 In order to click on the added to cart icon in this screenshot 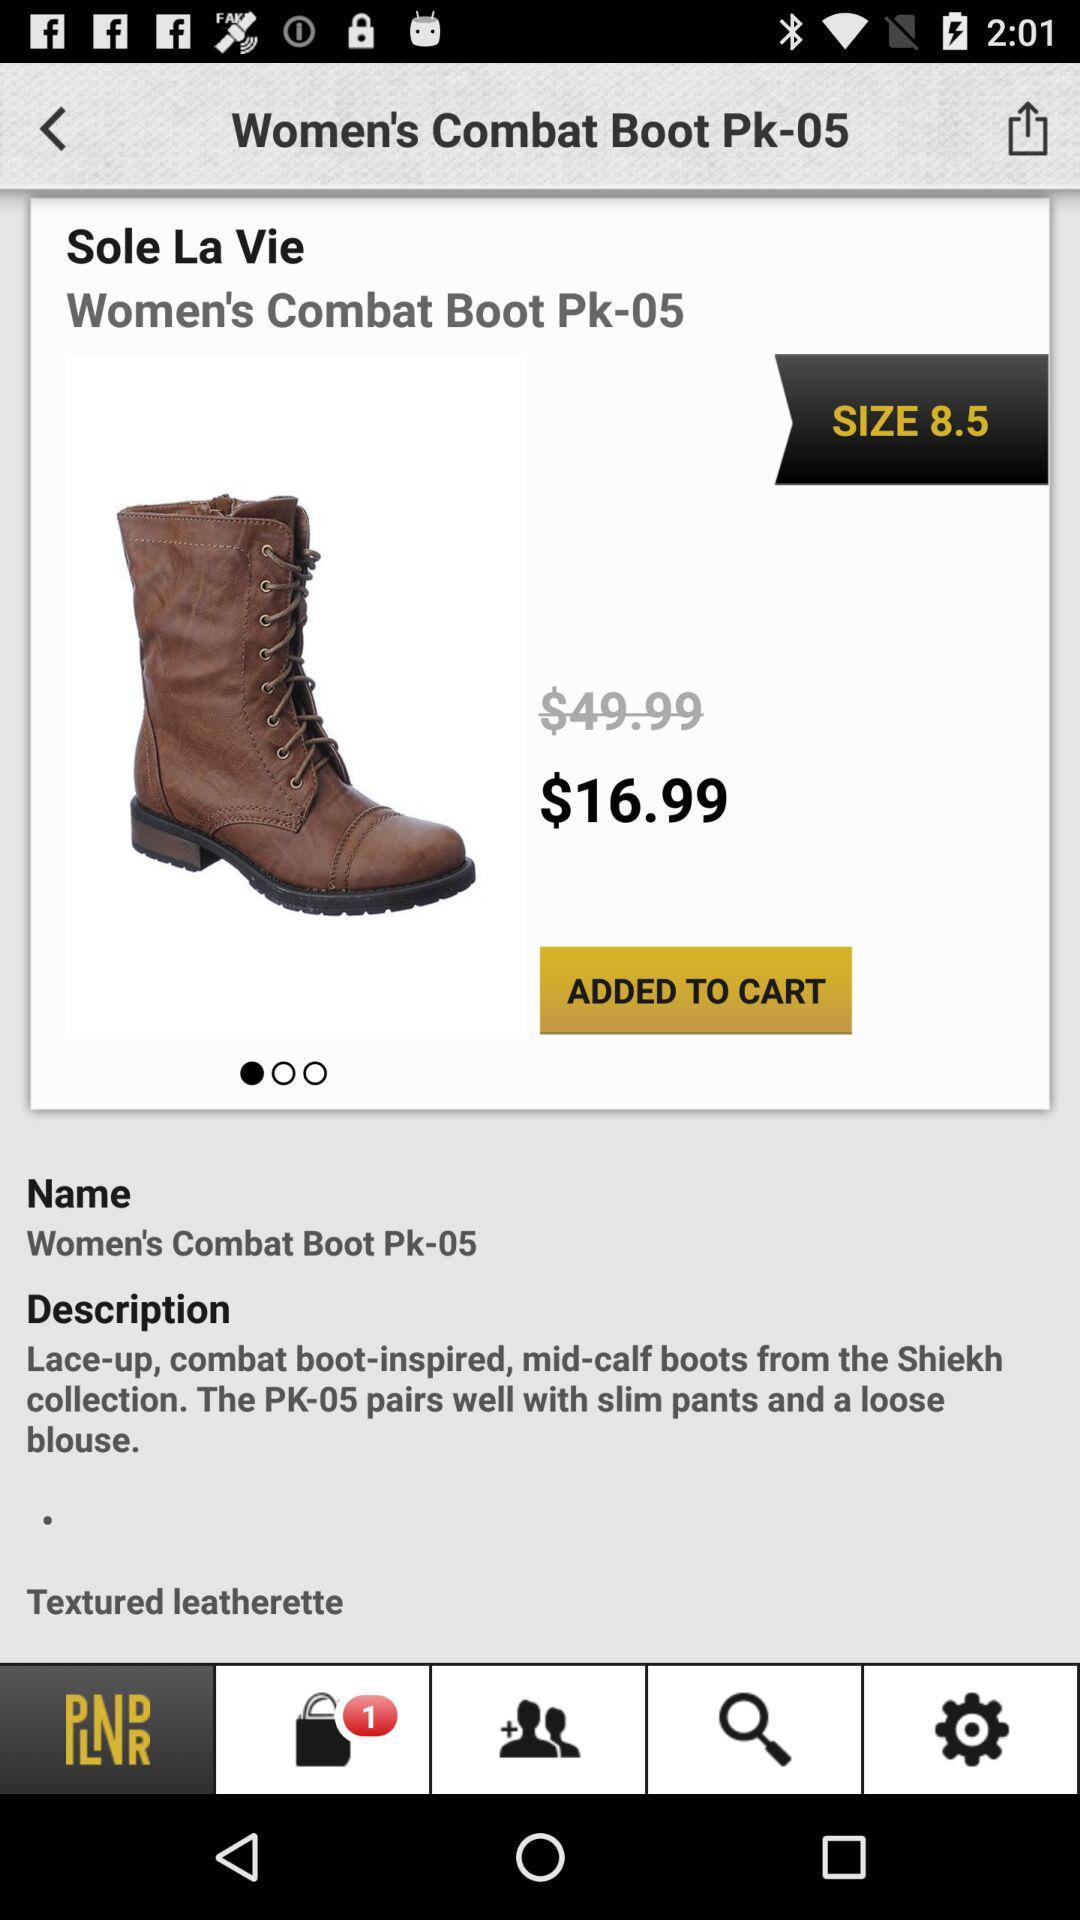, I will do `click(694, 990)`.